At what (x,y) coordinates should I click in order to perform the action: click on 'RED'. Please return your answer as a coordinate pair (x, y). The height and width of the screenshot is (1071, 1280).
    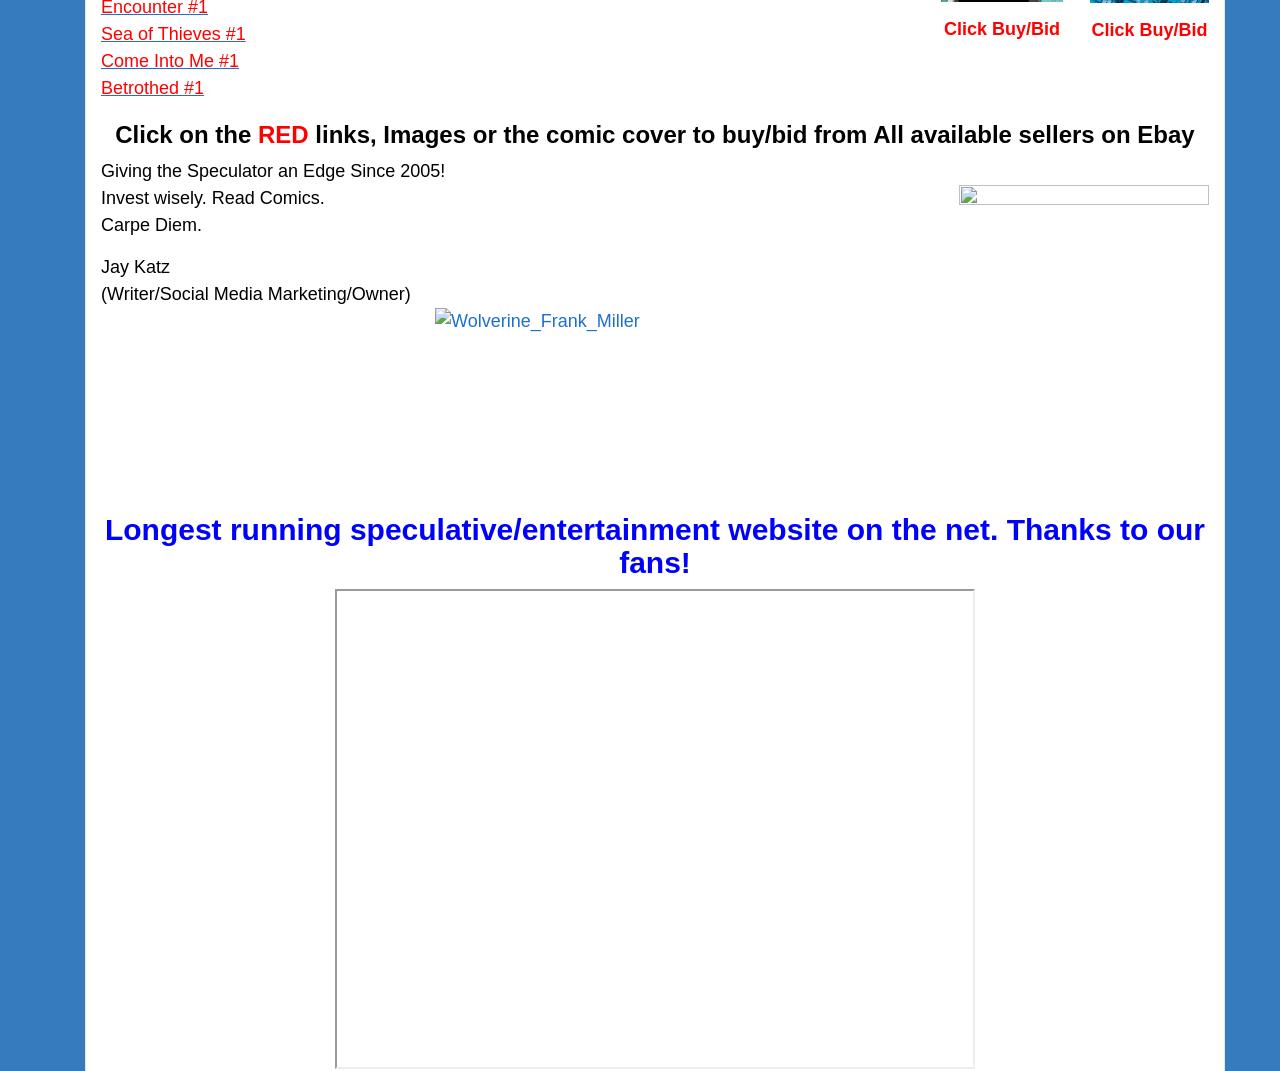
    Looking at the image, I should click on (281, 133).